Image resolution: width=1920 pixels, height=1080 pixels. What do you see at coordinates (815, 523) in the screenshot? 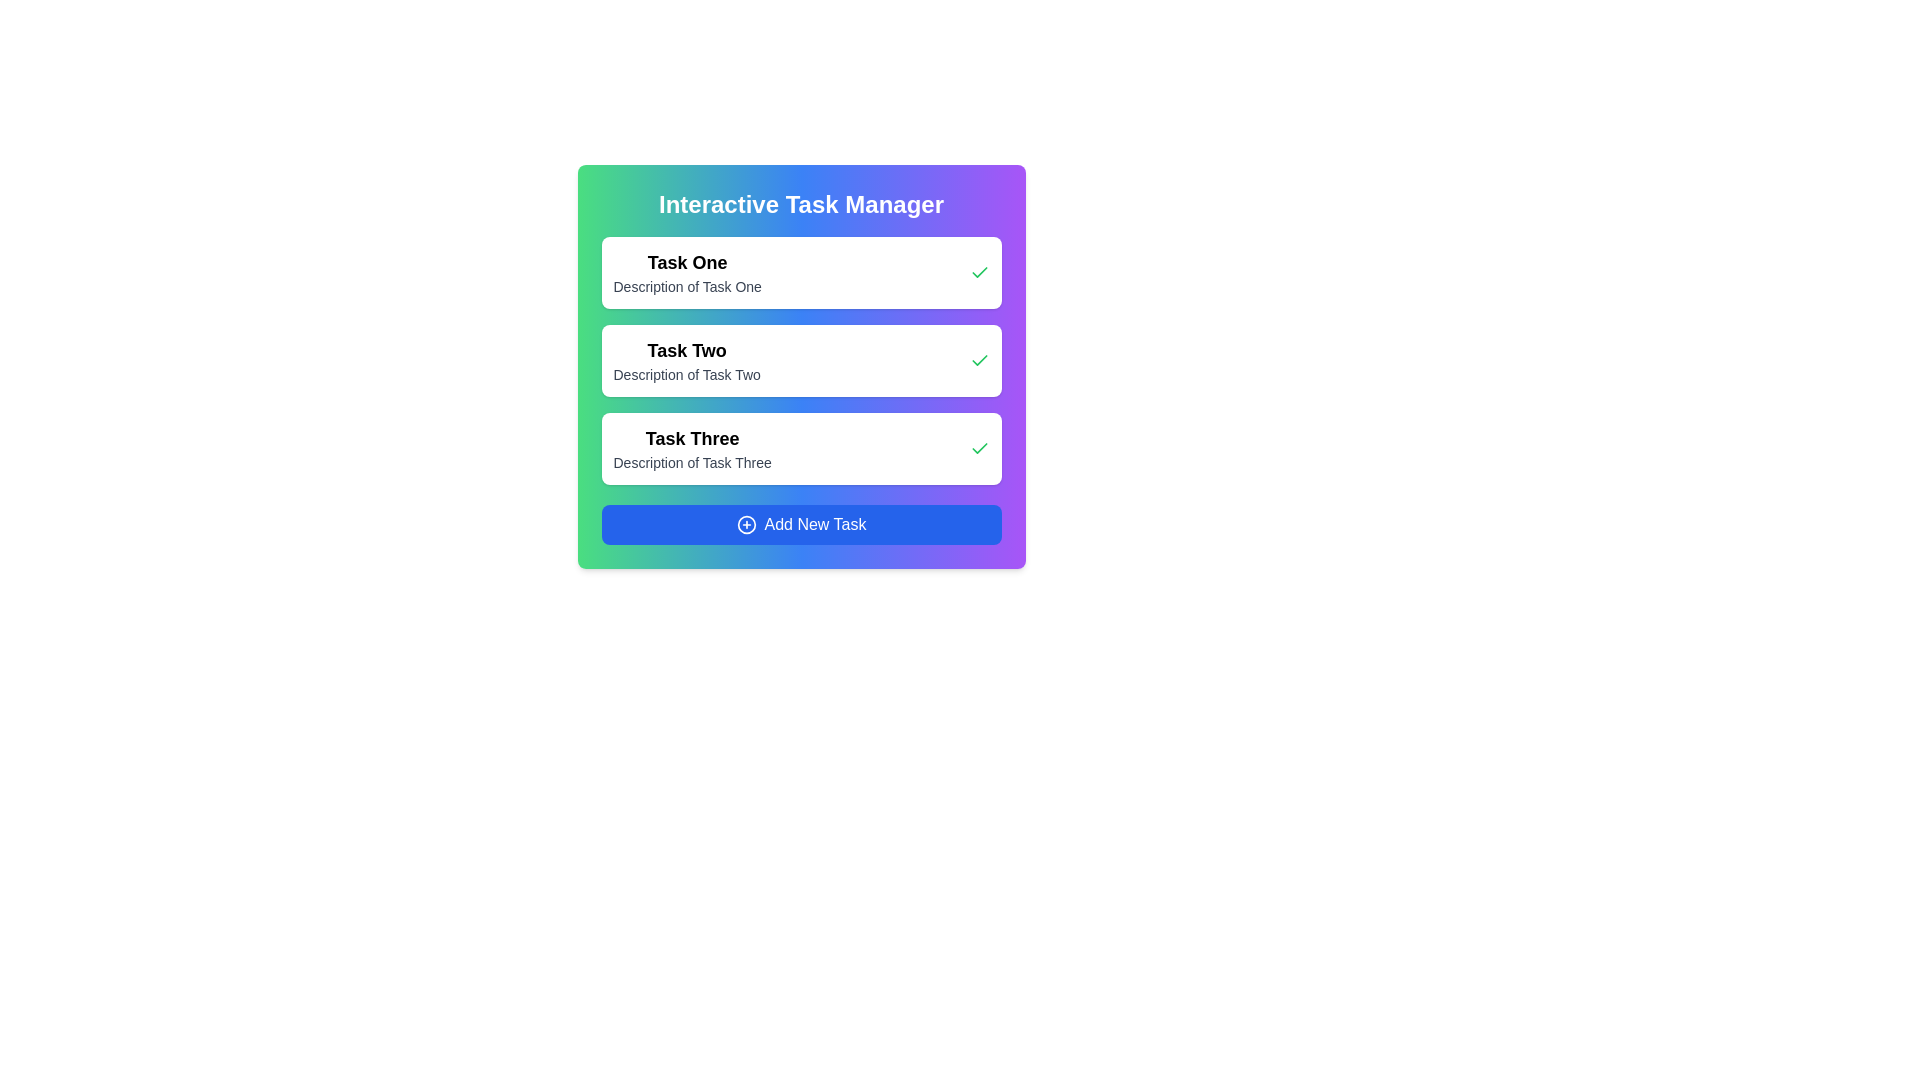
I see `the text label within the button that indicates its purpose to add a new task` at bounding box center [815, 523].